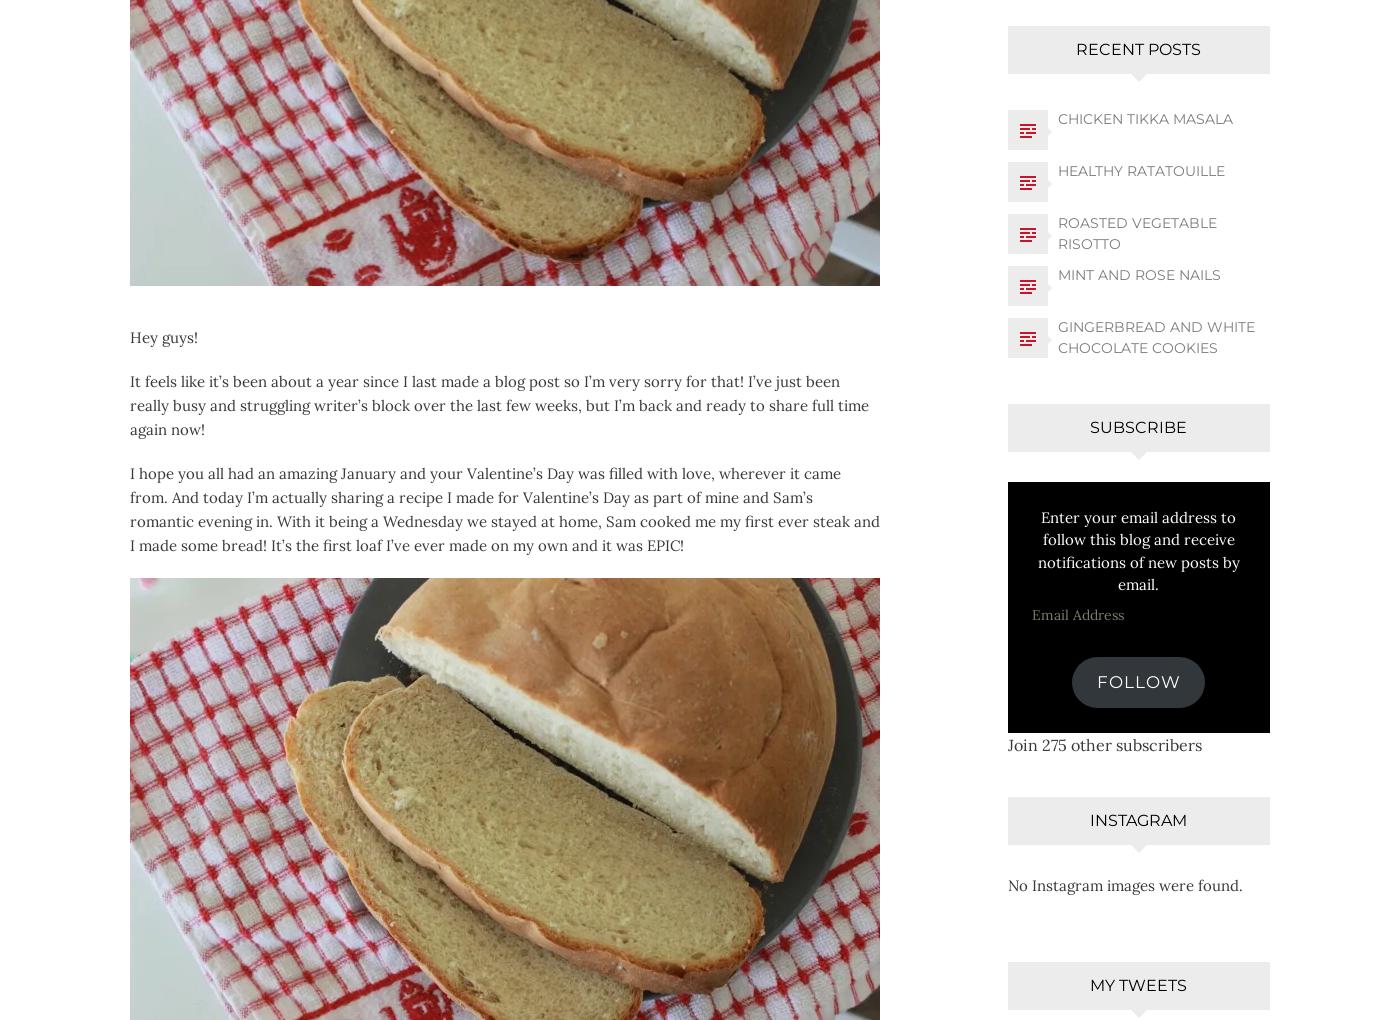 The width and height of the screenshot is (1400, 1020). I want to click on 'Chicken Tikka Masala', so click(1144, 117).